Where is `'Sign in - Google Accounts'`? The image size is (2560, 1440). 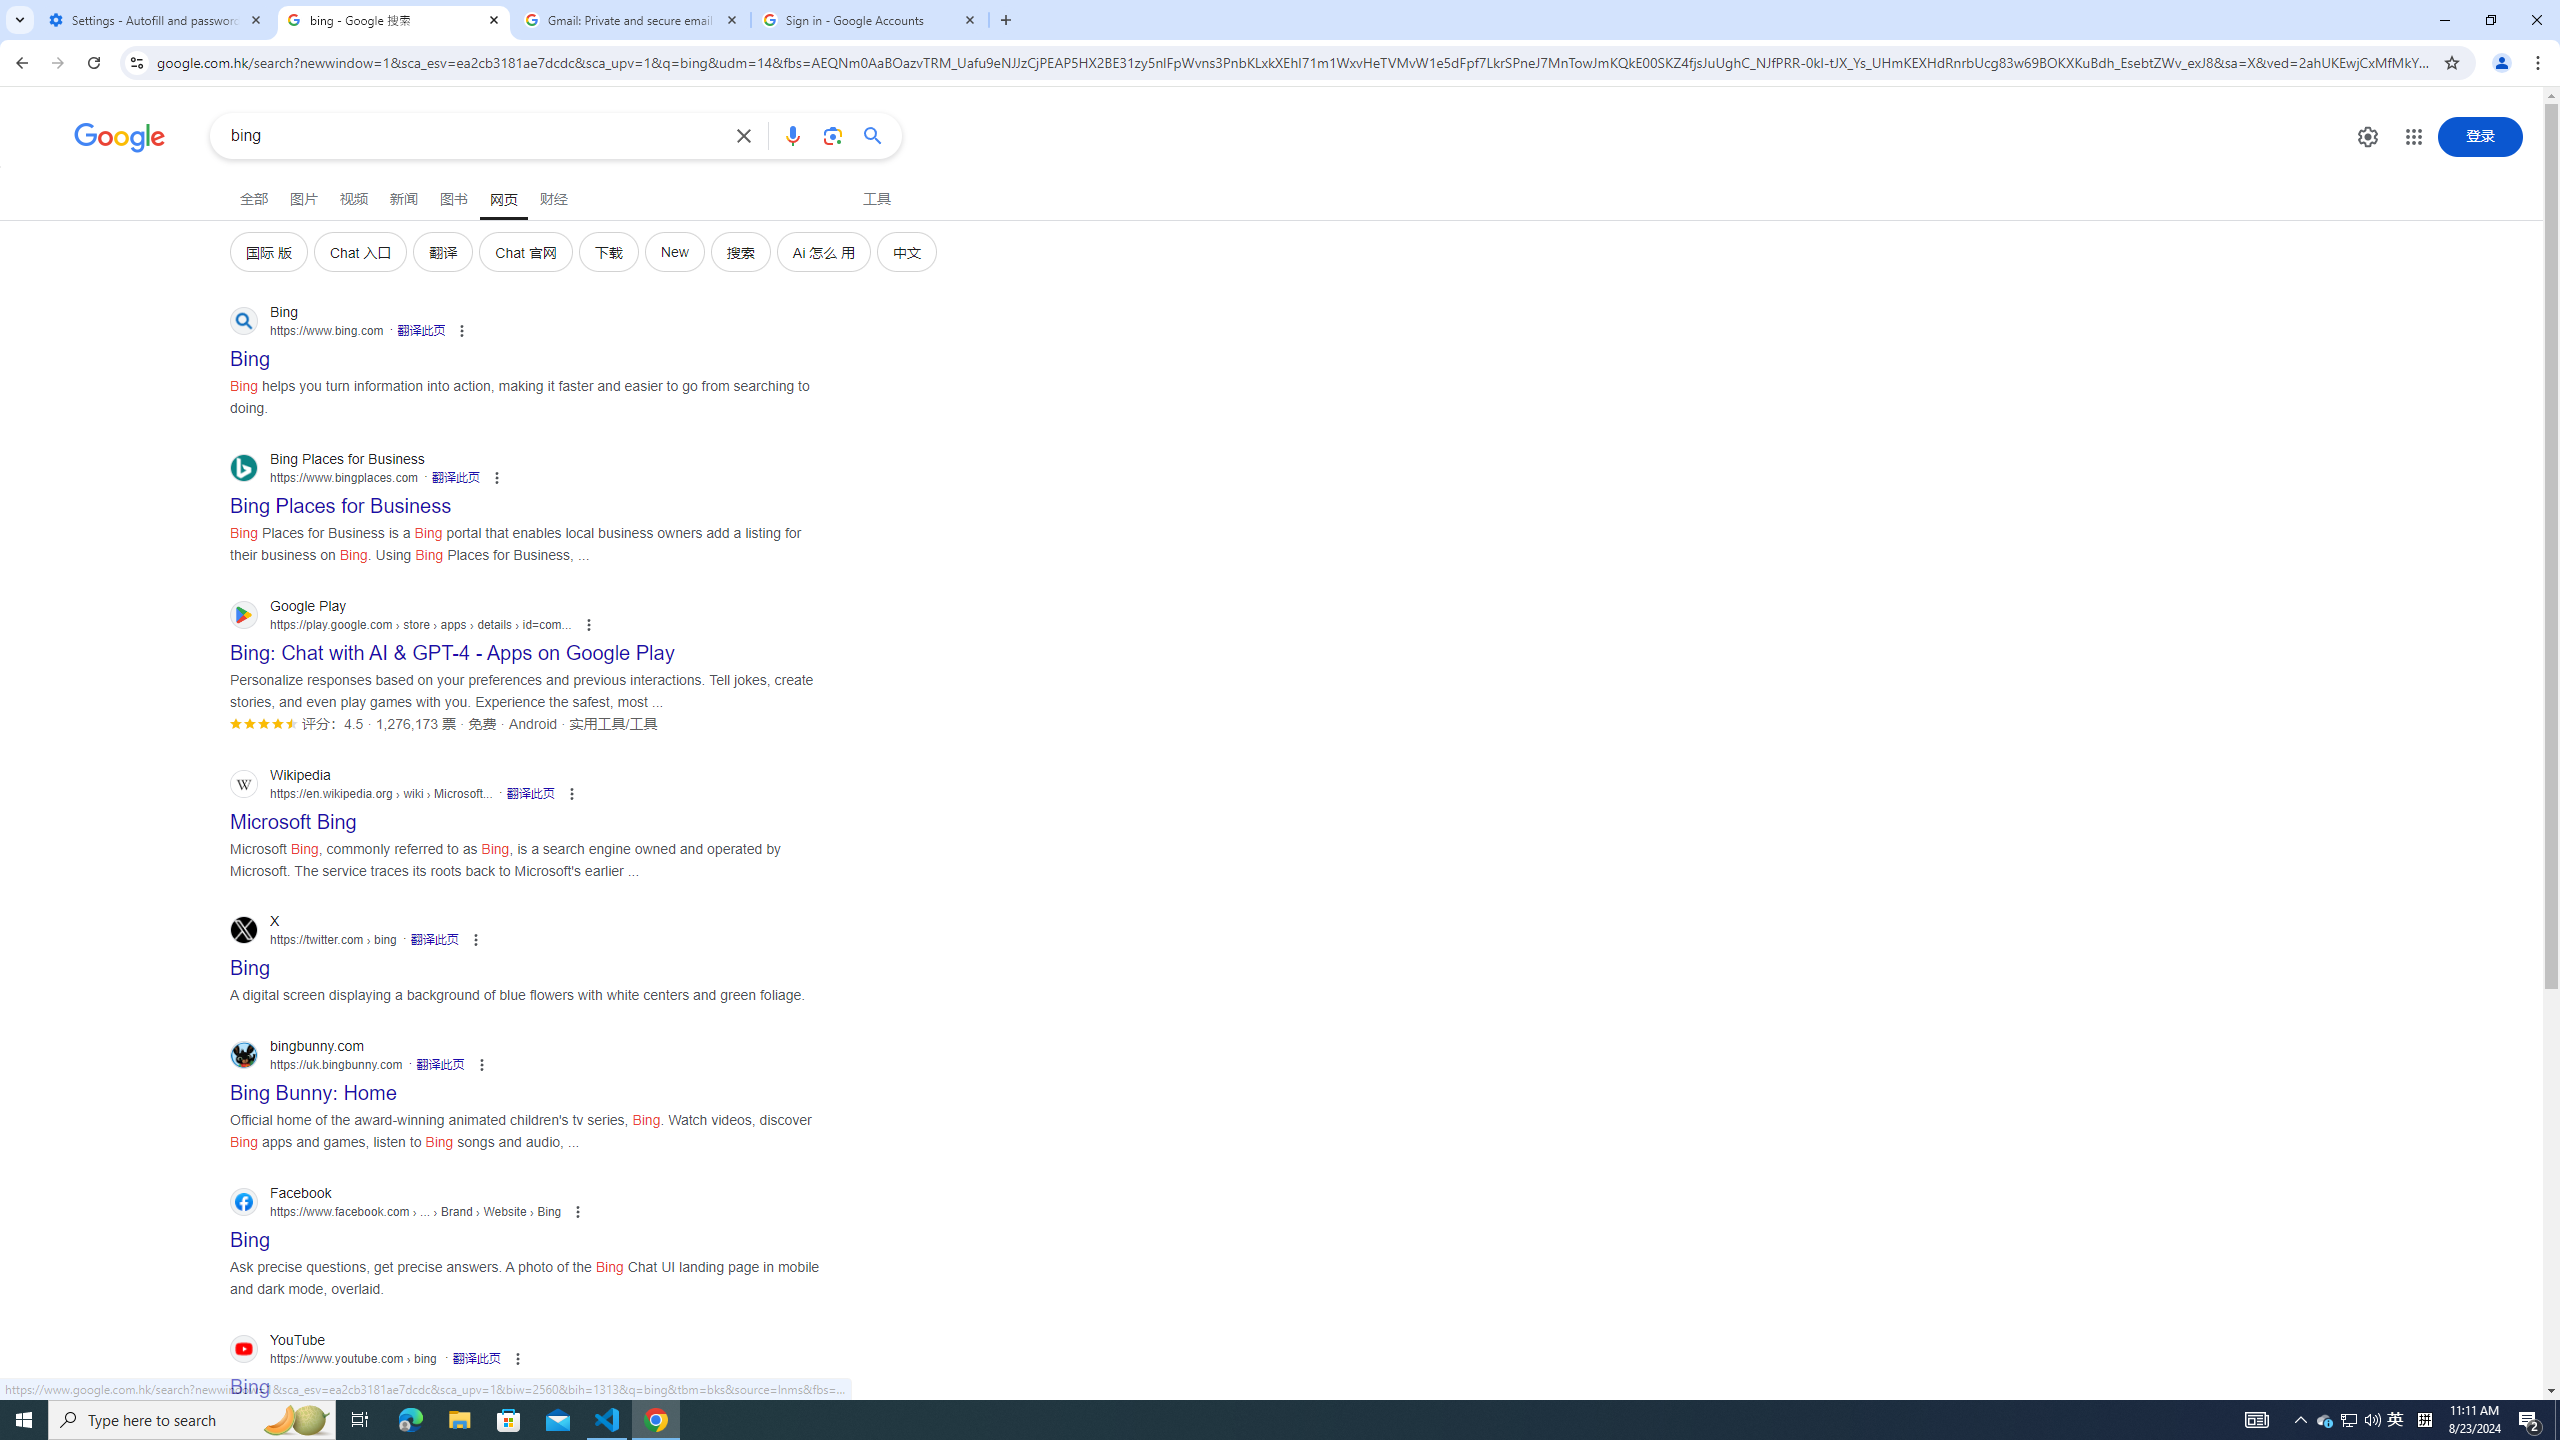
'Sign in - Google Accounts' is located at coordinates (869, 19).